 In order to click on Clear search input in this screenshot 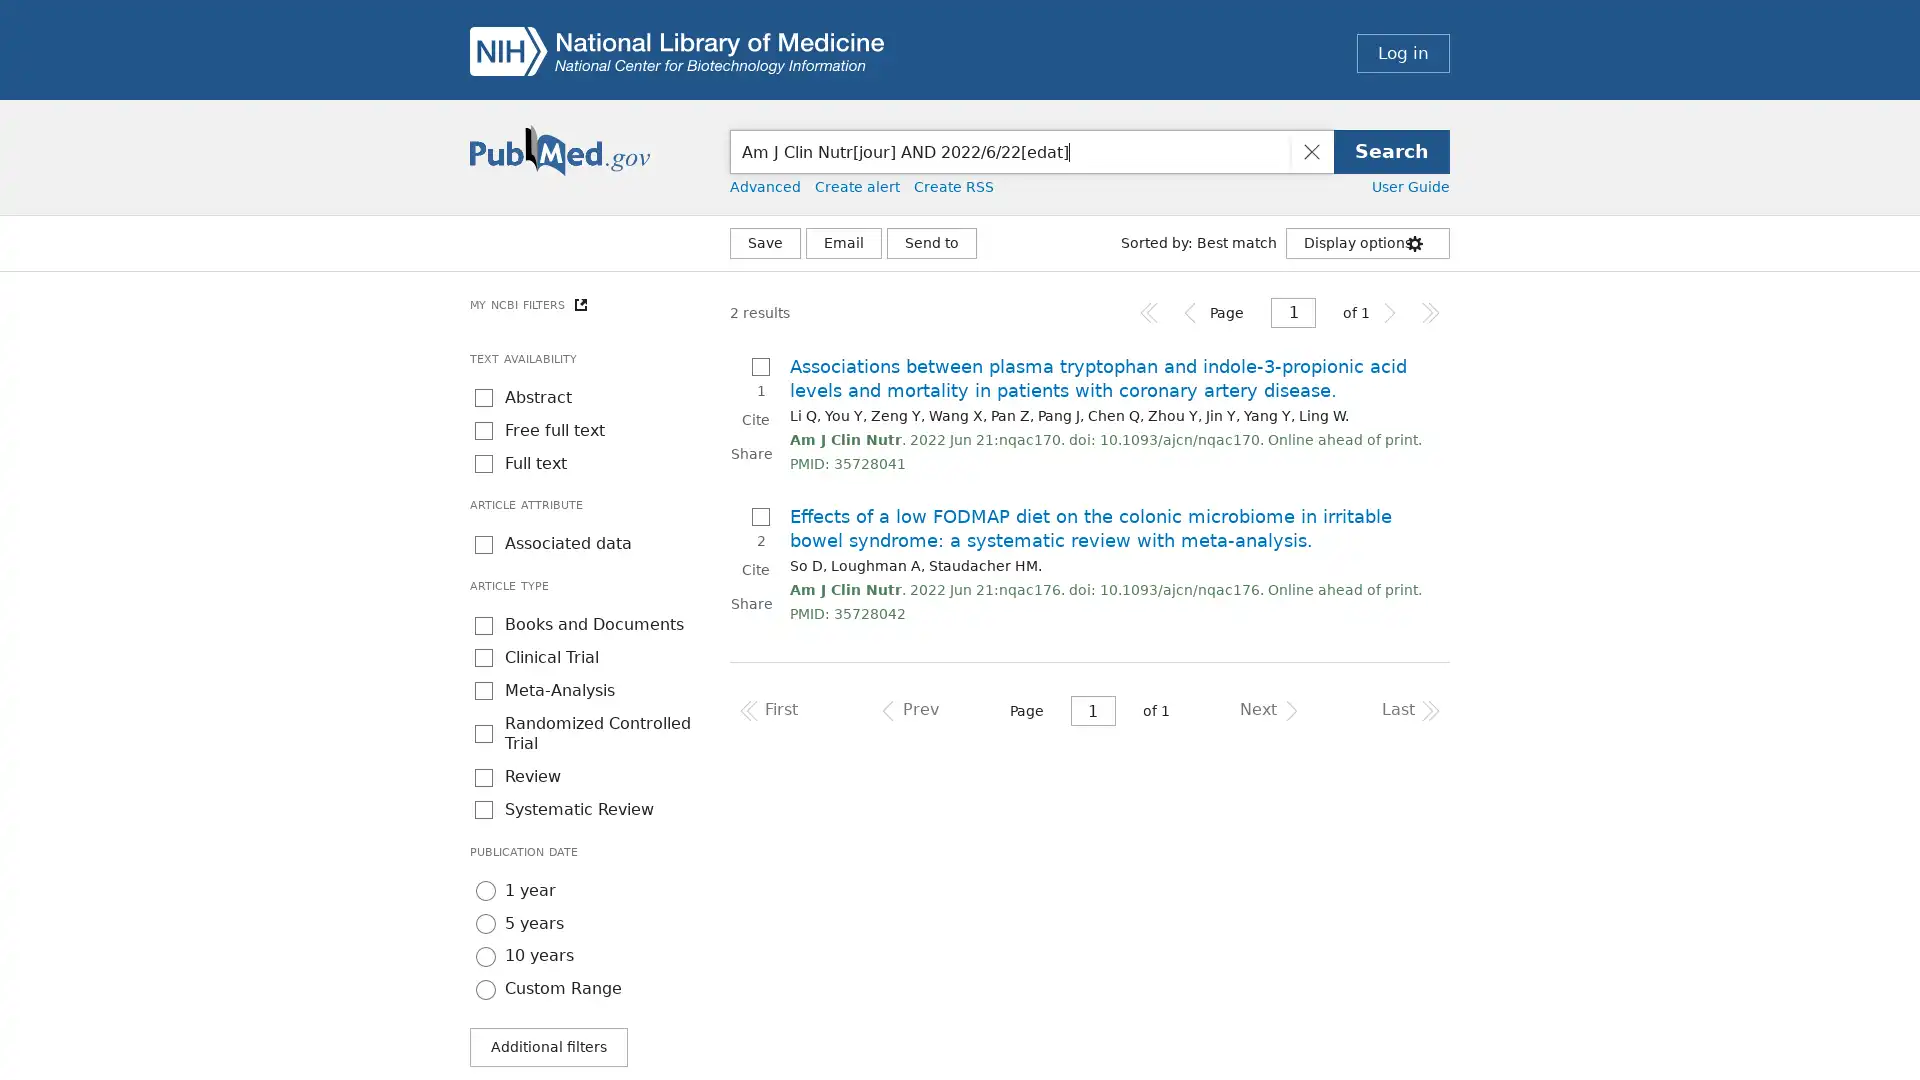, I will do `click(1310, 150)`.